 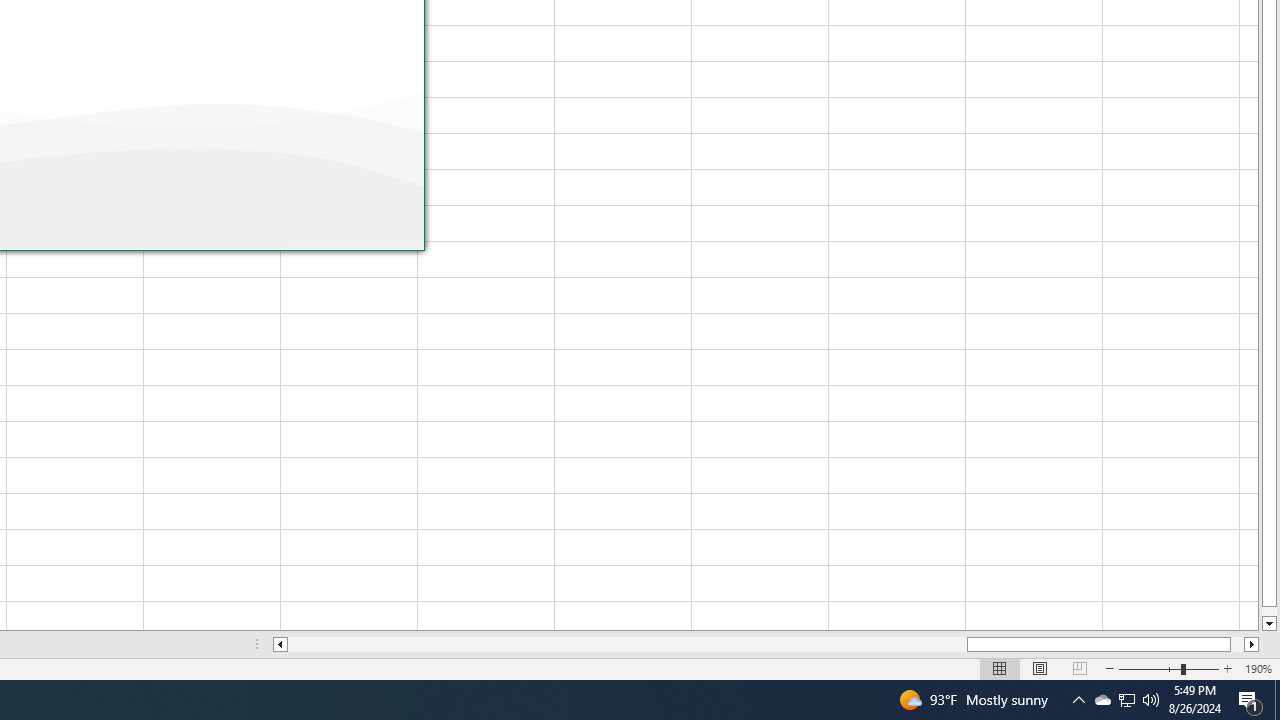 What do you see at coordinates (1276, 698) in the screenshot?
I see `'Show desktop'` at bounding box center [1276, 698].